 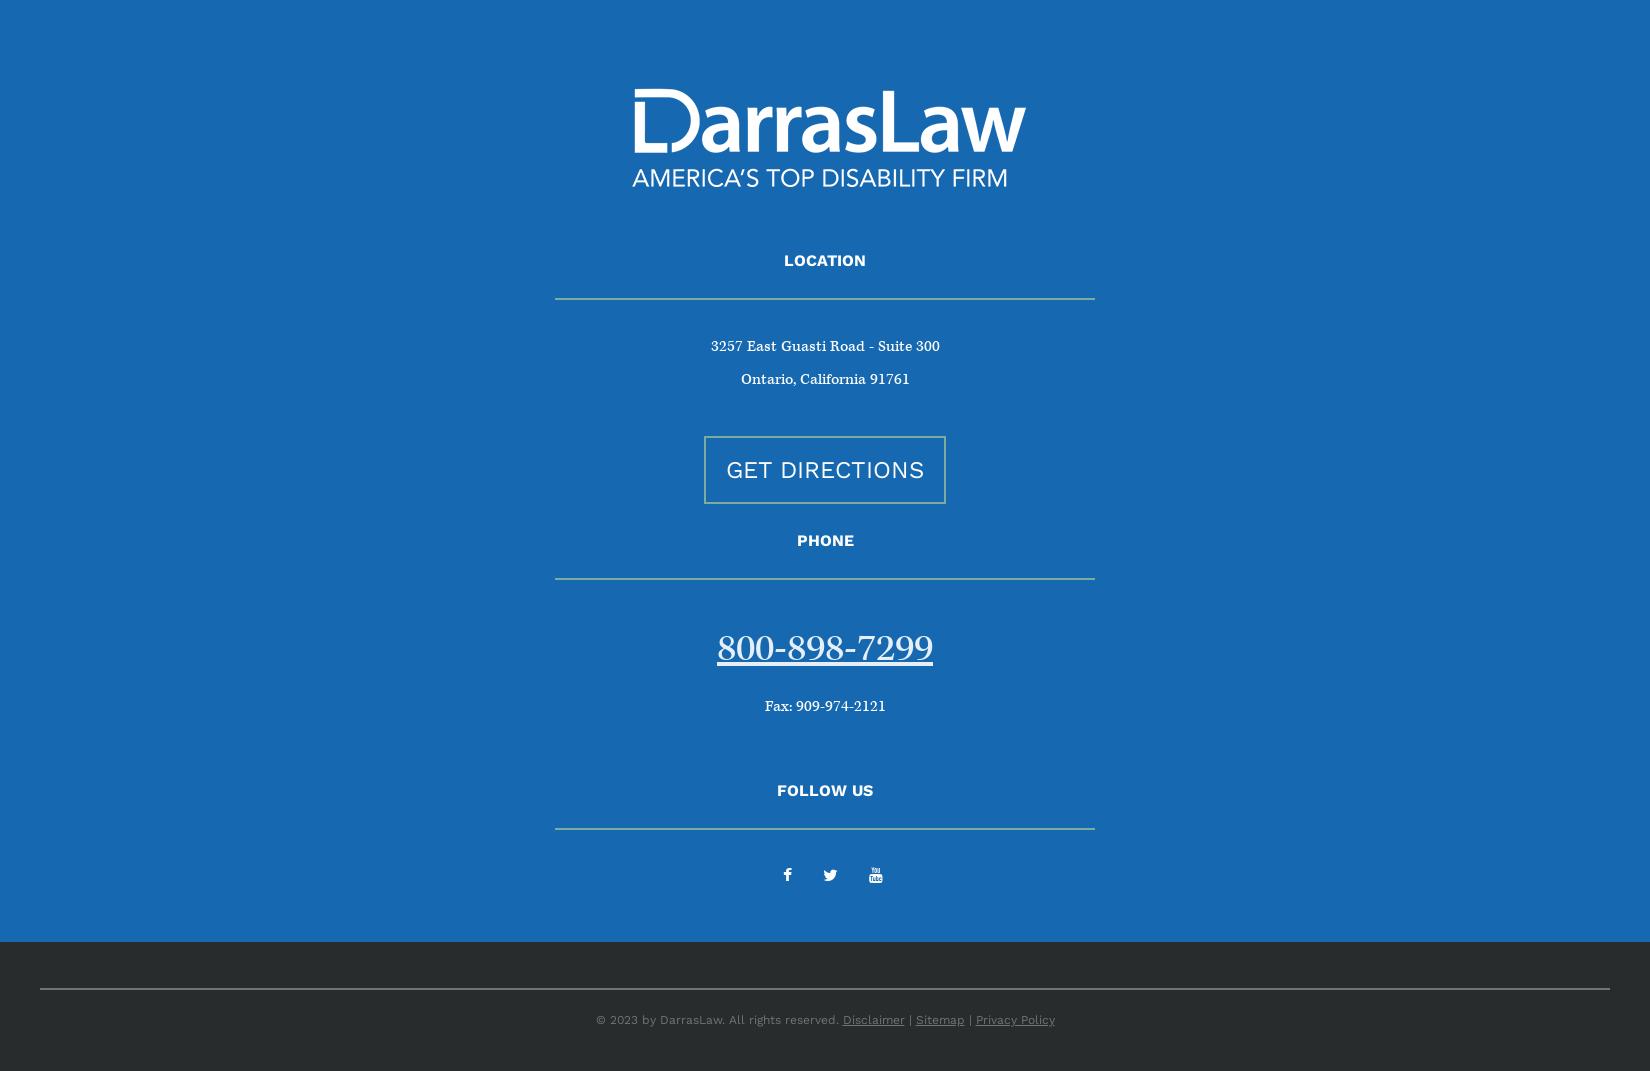 What do you see at coordinates (823, 378) in the screenshot?
I see `'Ontario, California 91761'` at bounding box center [823, 378].